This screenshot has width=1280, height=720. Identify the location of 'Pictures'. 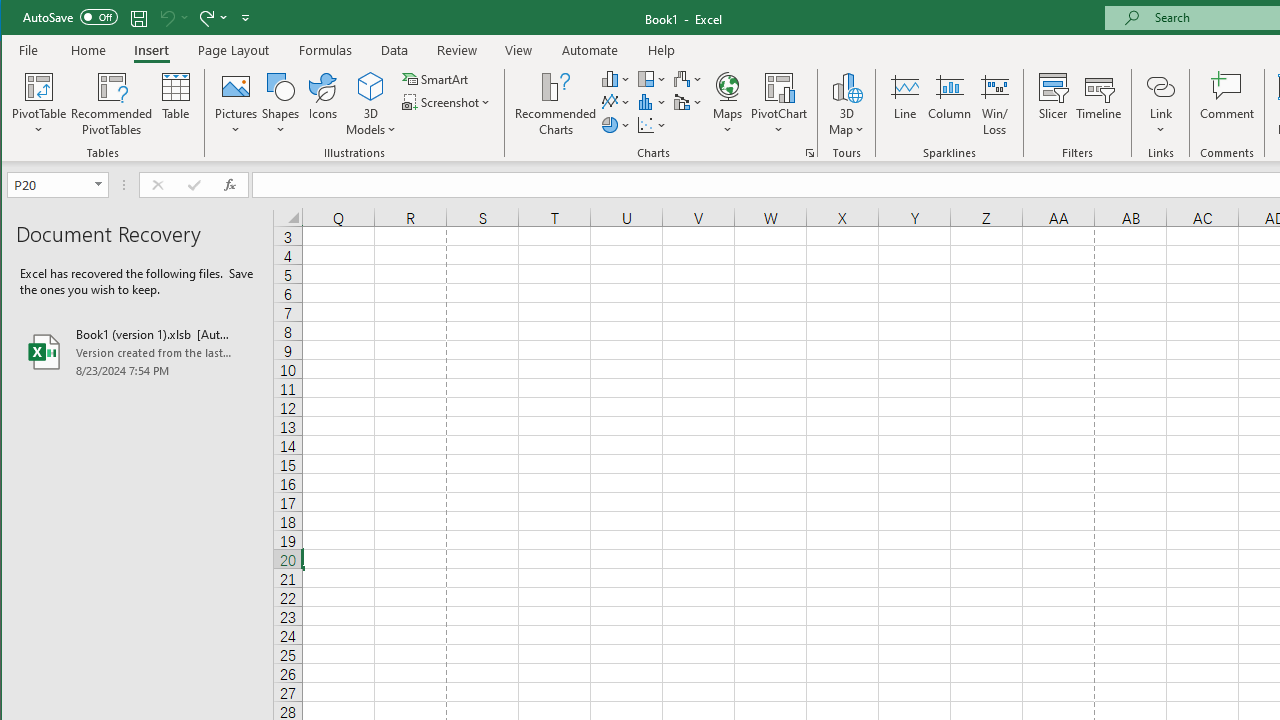
(236, 104).